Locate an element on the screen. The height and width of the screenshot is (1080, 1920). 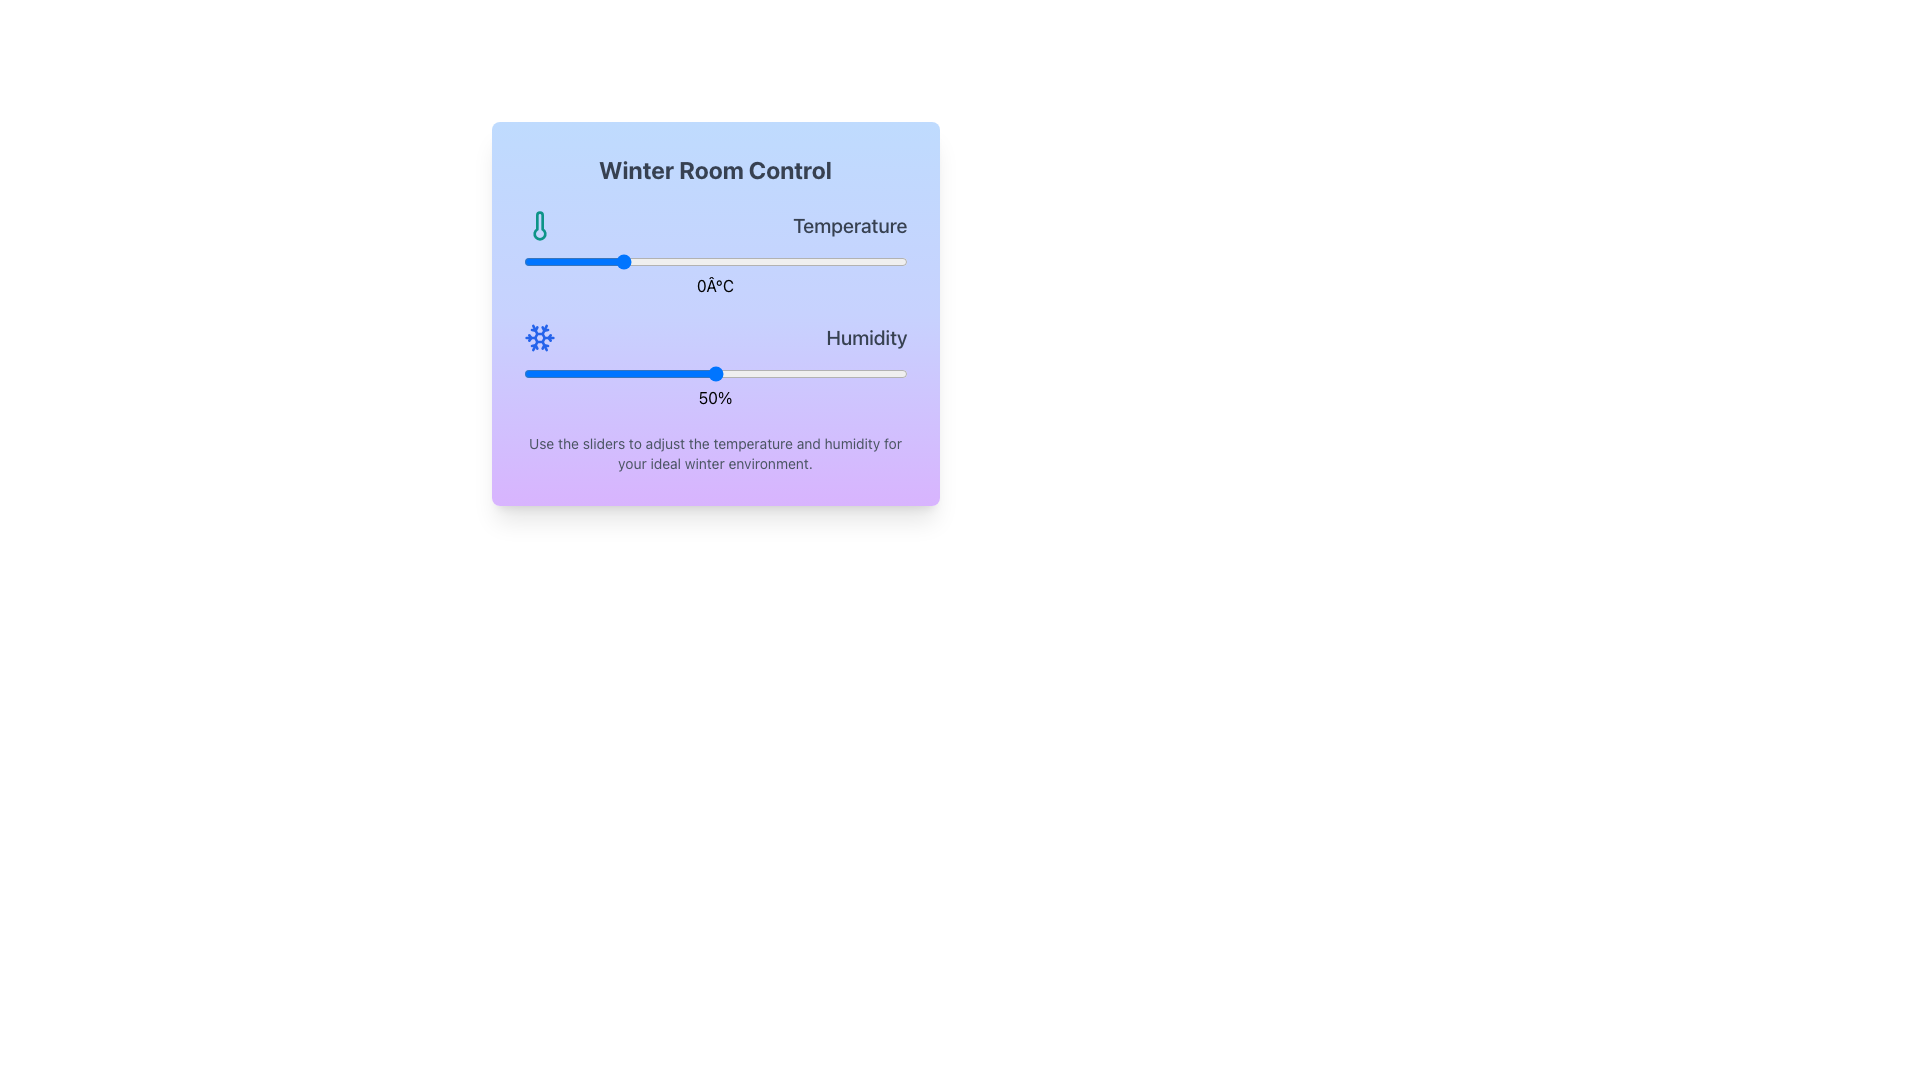
the temperature is located at coordinates (677, 261).